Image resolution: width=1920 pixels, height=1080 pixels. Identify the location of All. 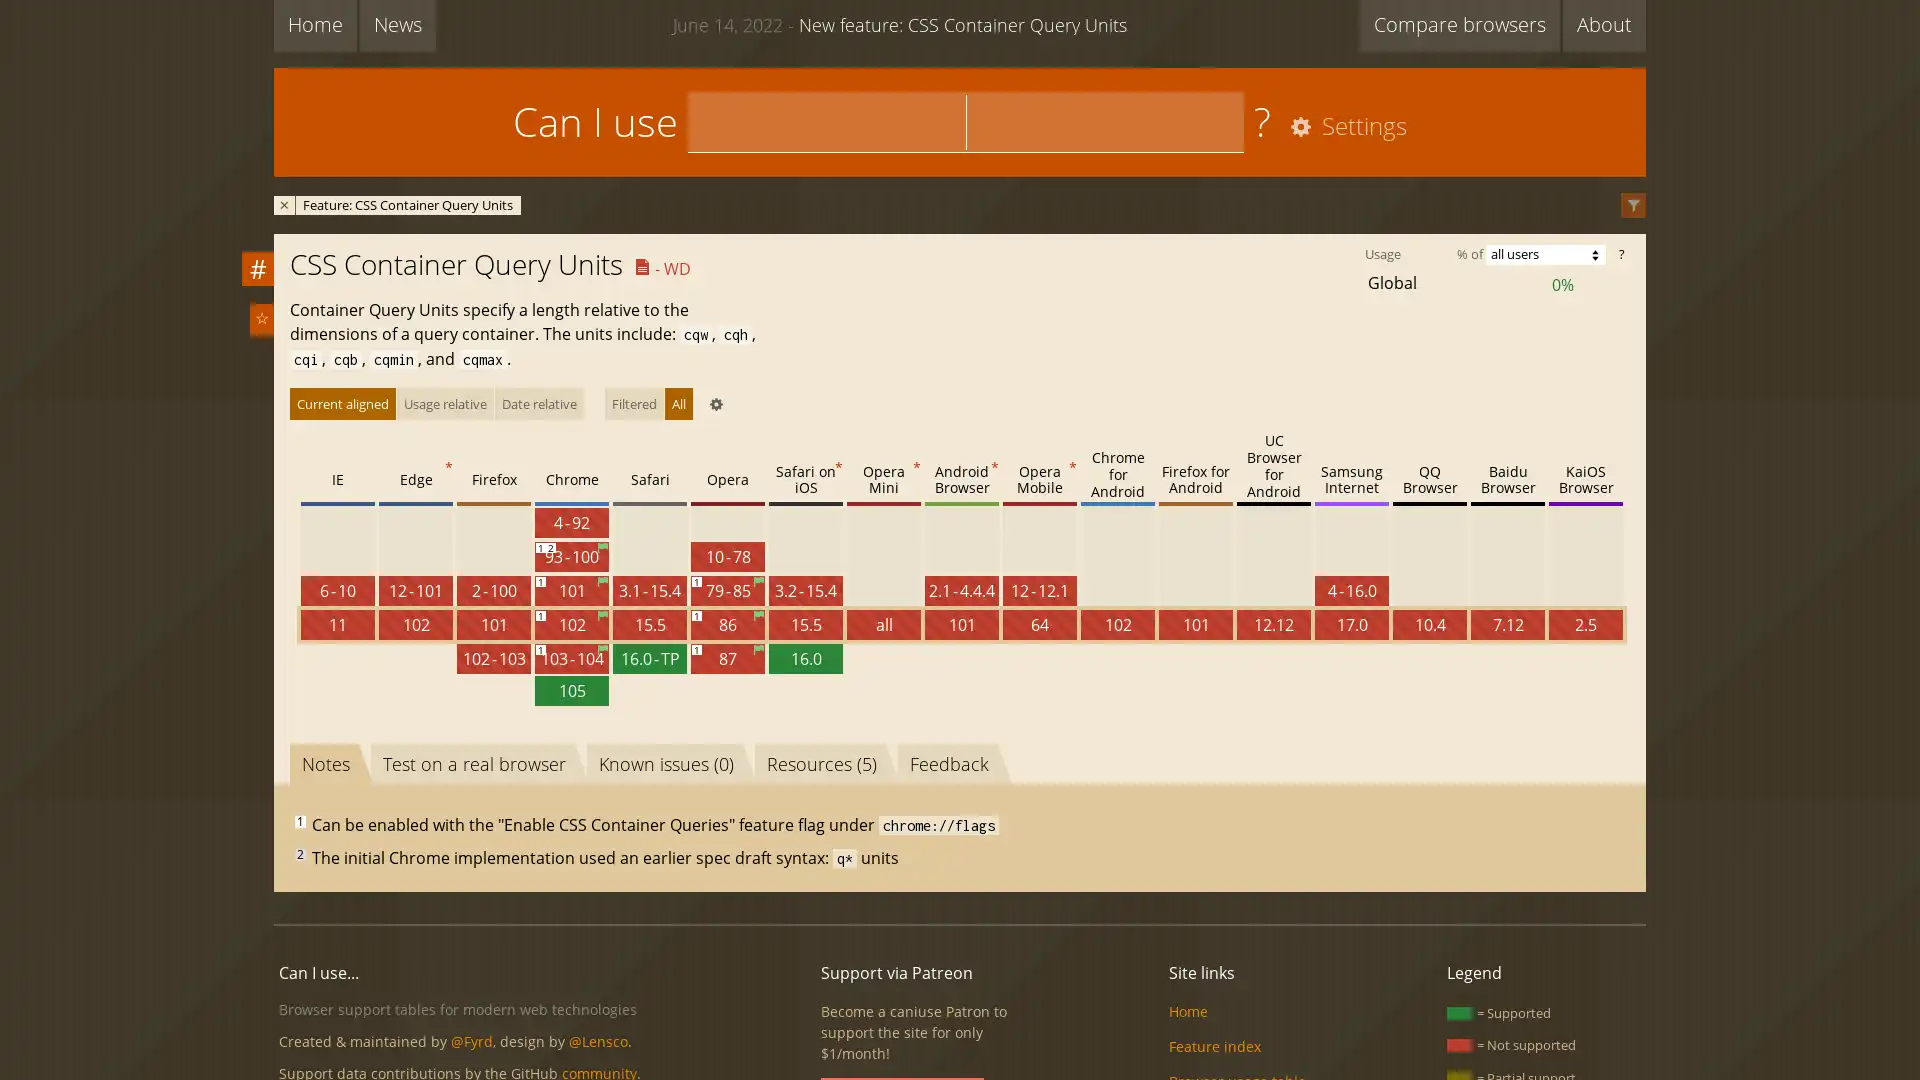
(678, 404).